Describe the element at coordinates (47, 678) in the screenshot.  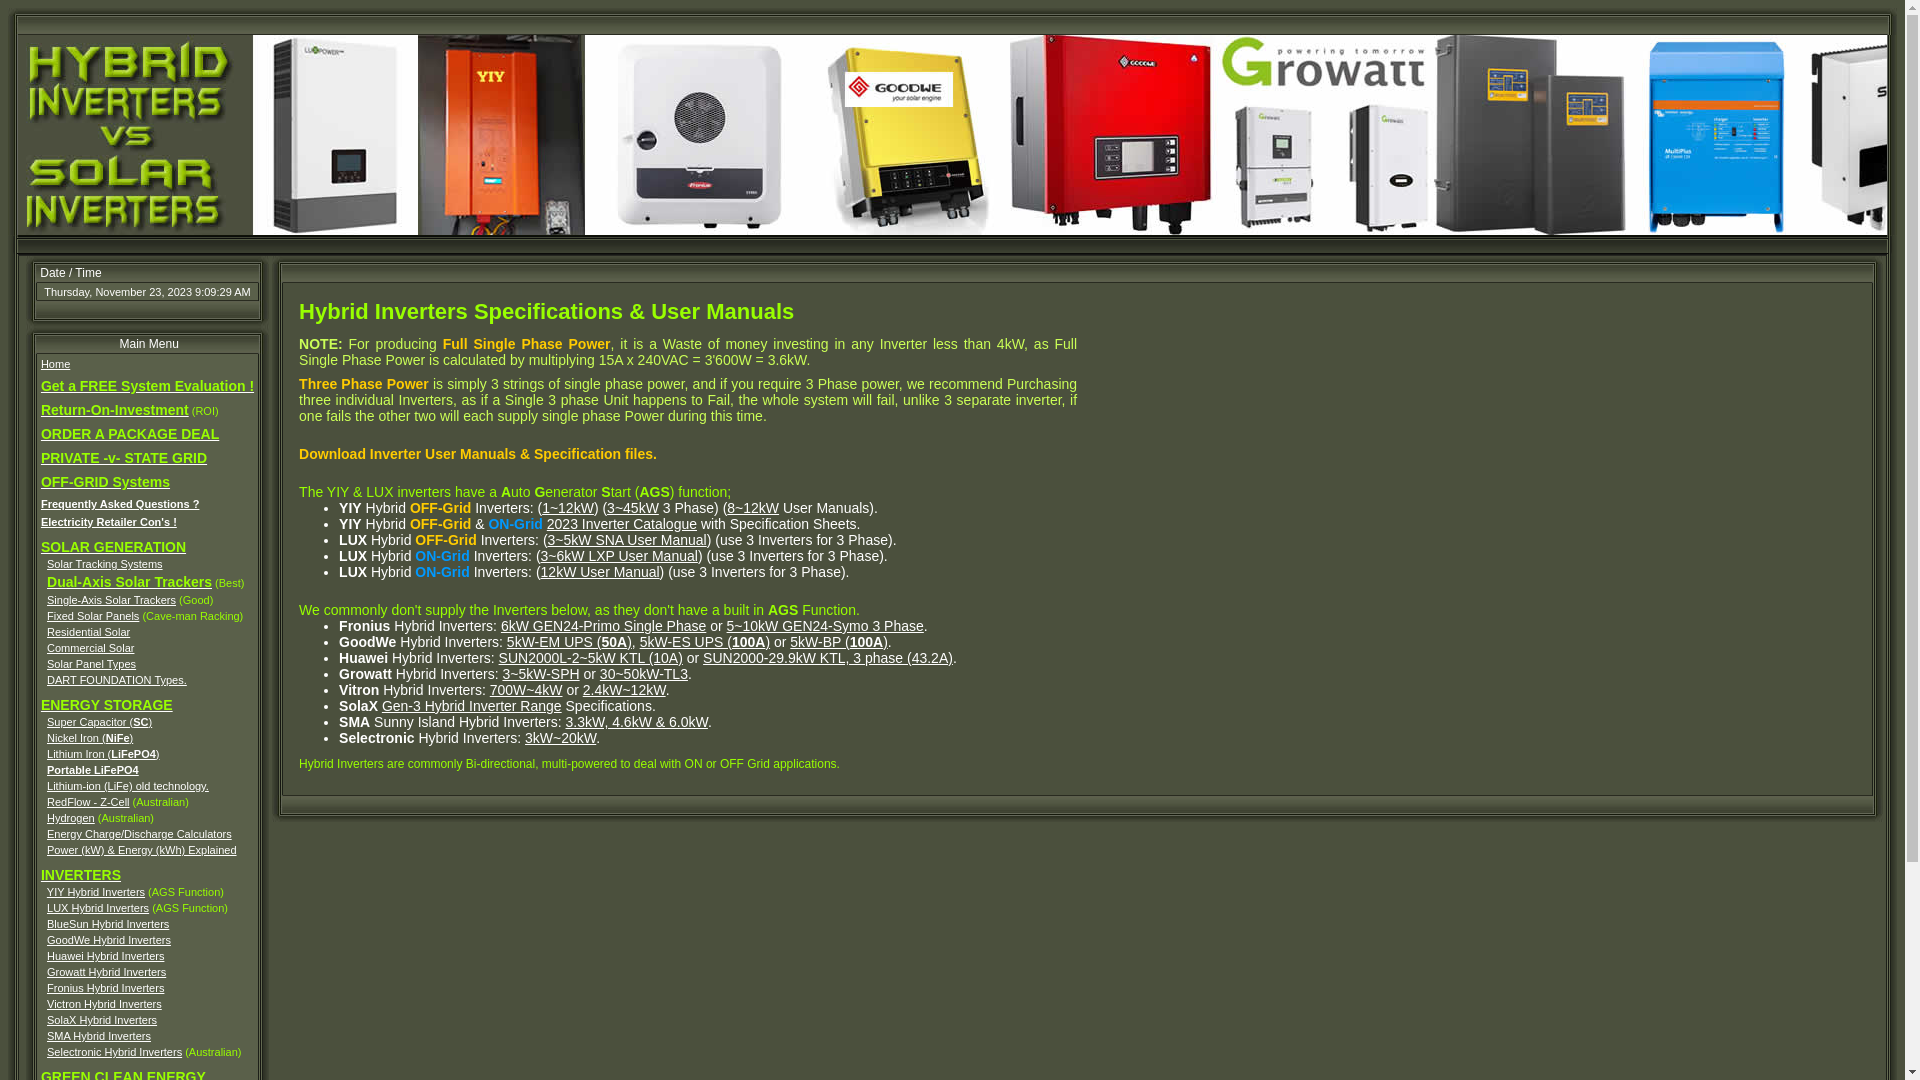
I see `'DART FOUNDATION Types.'` at that location.